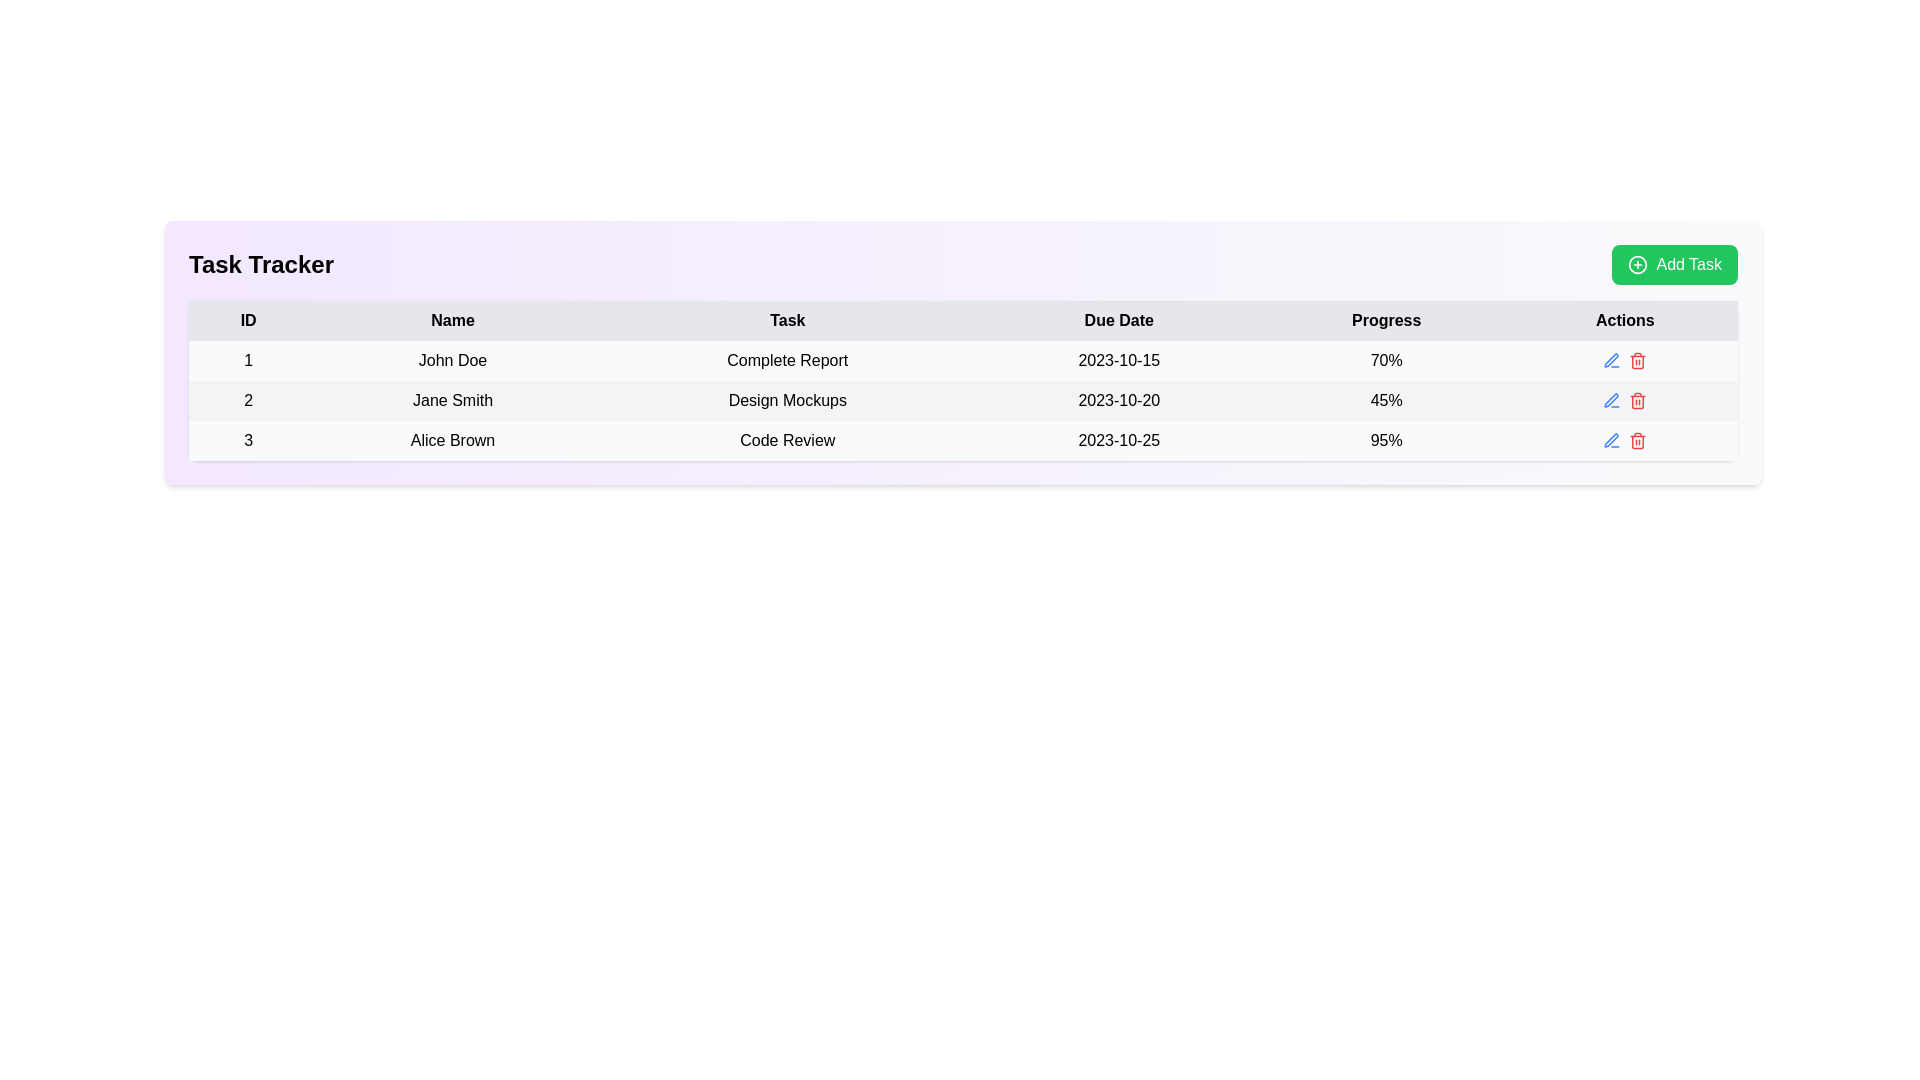  I want to click on the red trash bin icon button in the 'Actions' column for the task 'Design Mockups', so click(1638, 401).